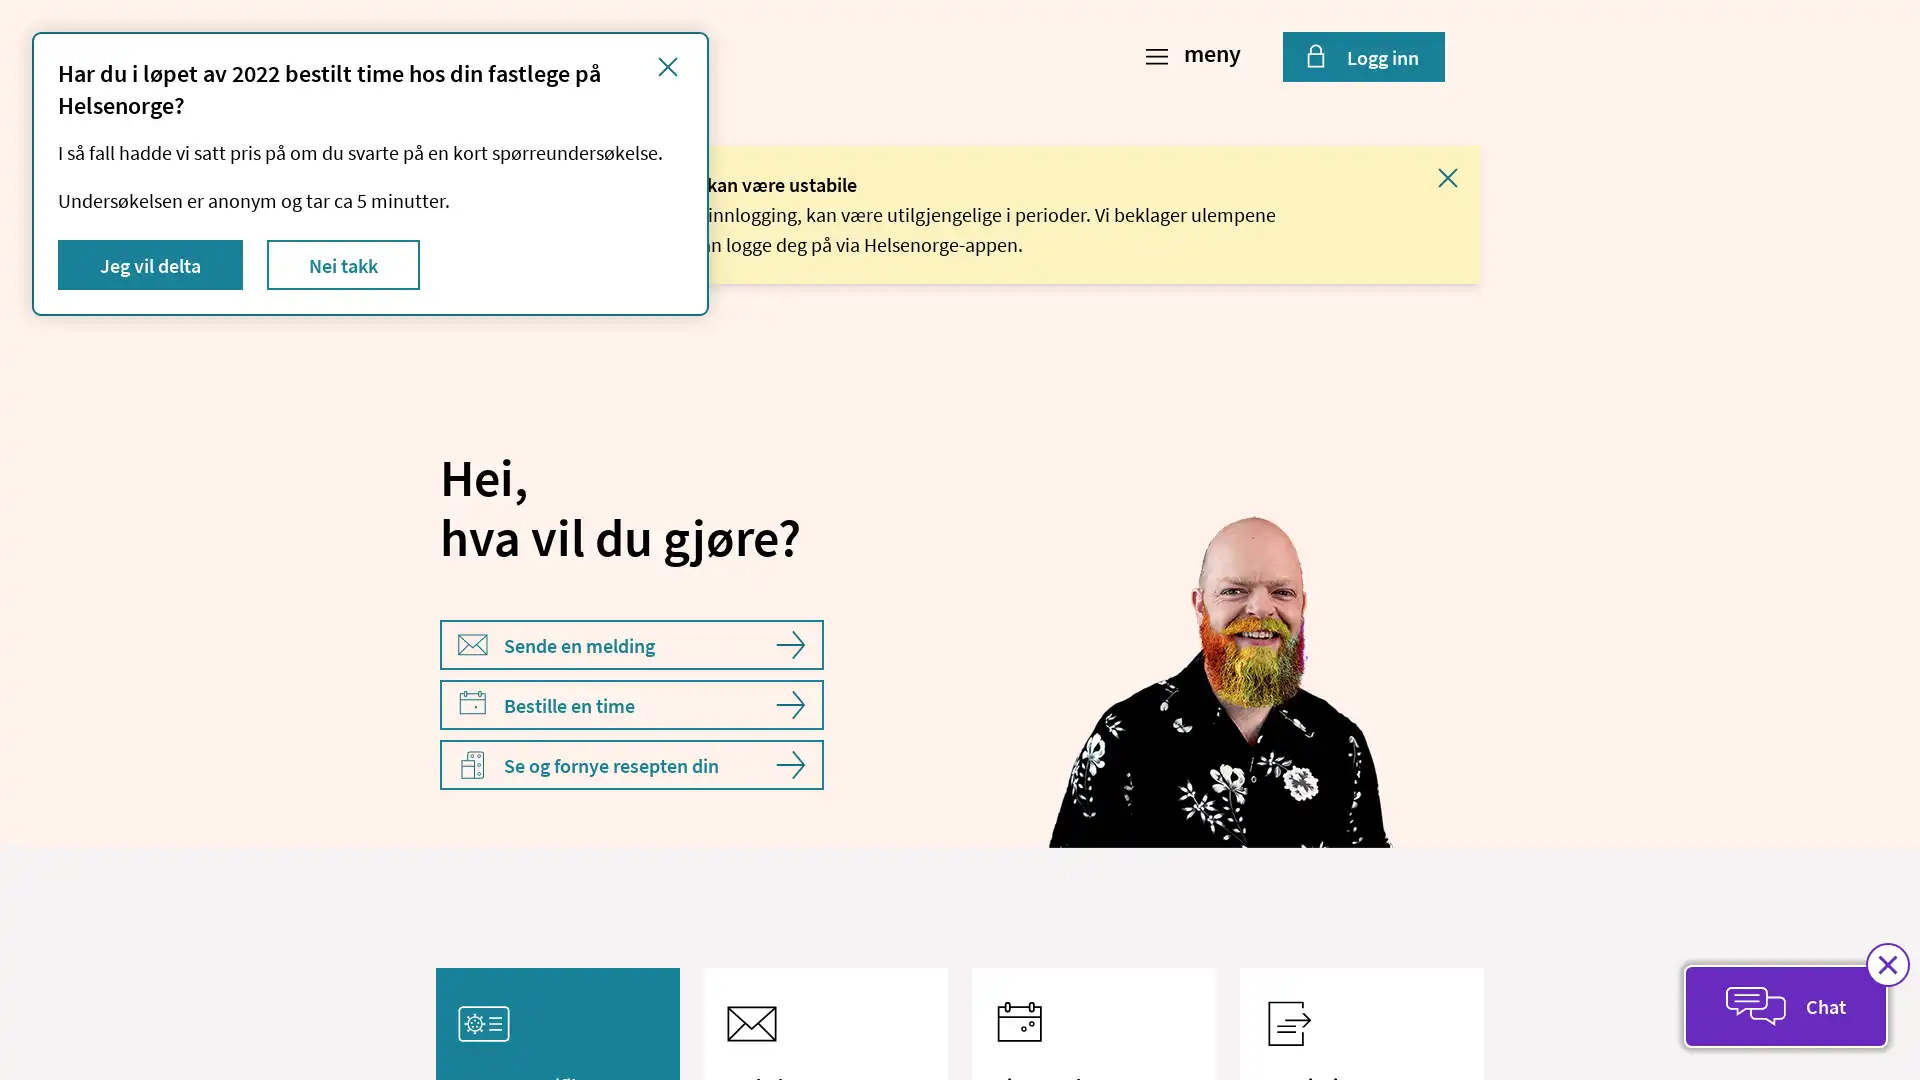  Describe the element at coordinates (631, 644) in the screenshot. I see `Sende en melding` at that location.